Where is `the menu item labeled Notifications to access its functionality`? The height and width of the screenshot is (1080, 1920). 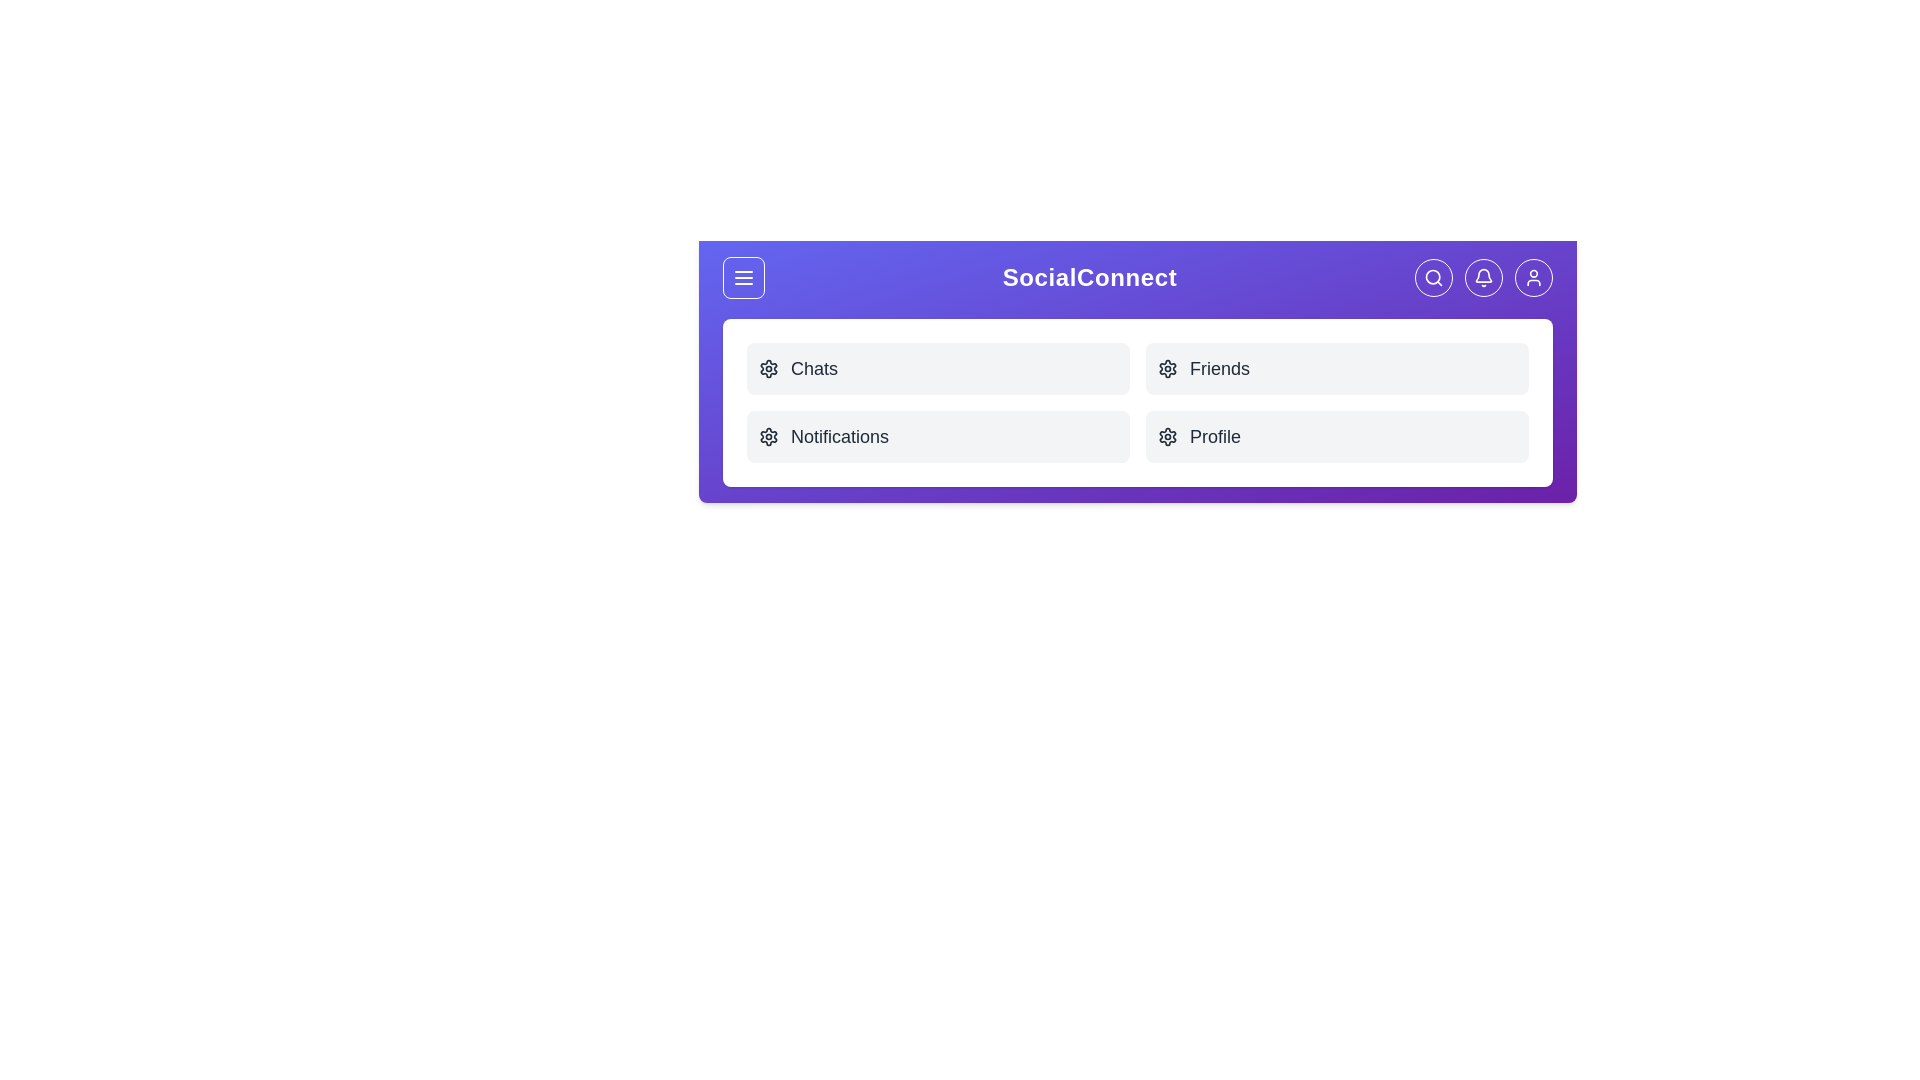 the menu item labeled Notifications to access its functionality is located at coordinates (937, 435).